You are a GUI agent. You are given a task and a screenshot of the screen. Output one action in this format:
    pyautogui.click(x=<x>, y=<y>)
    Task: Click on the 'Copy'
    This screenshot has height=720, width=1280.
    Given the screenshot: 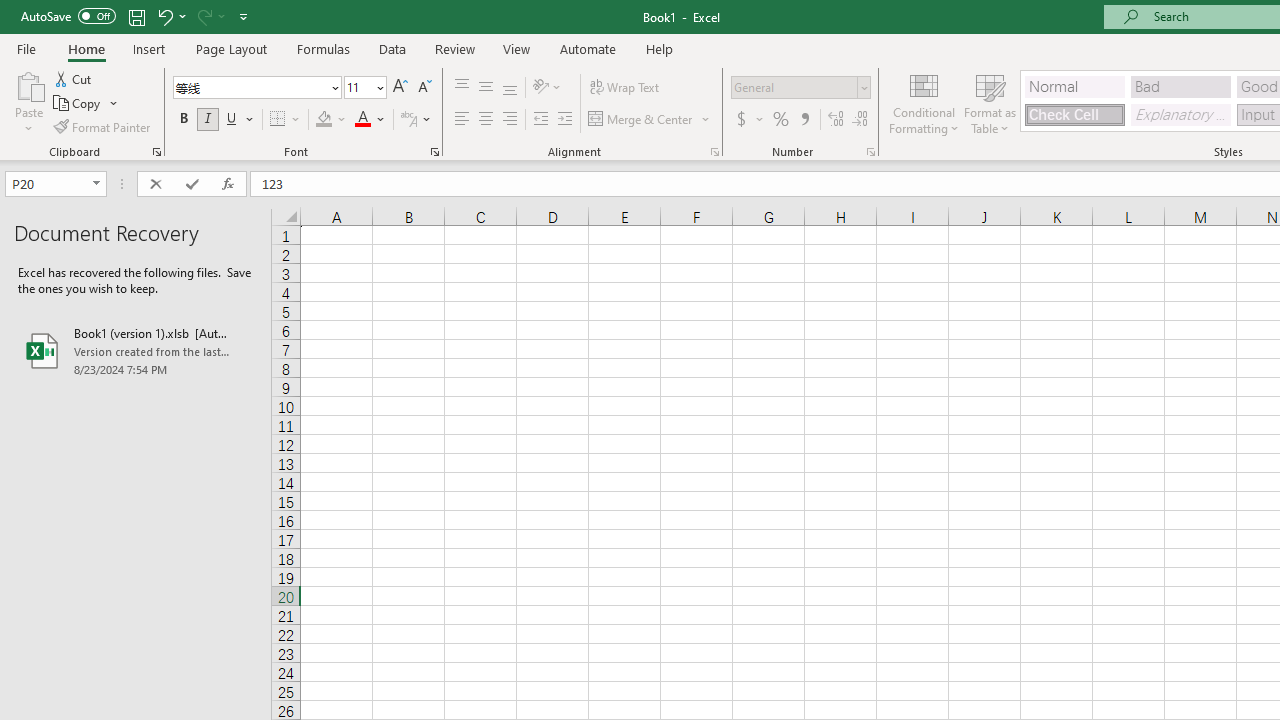 What is the action you would take?
    pyautogui.click(x=85, y=103)
    